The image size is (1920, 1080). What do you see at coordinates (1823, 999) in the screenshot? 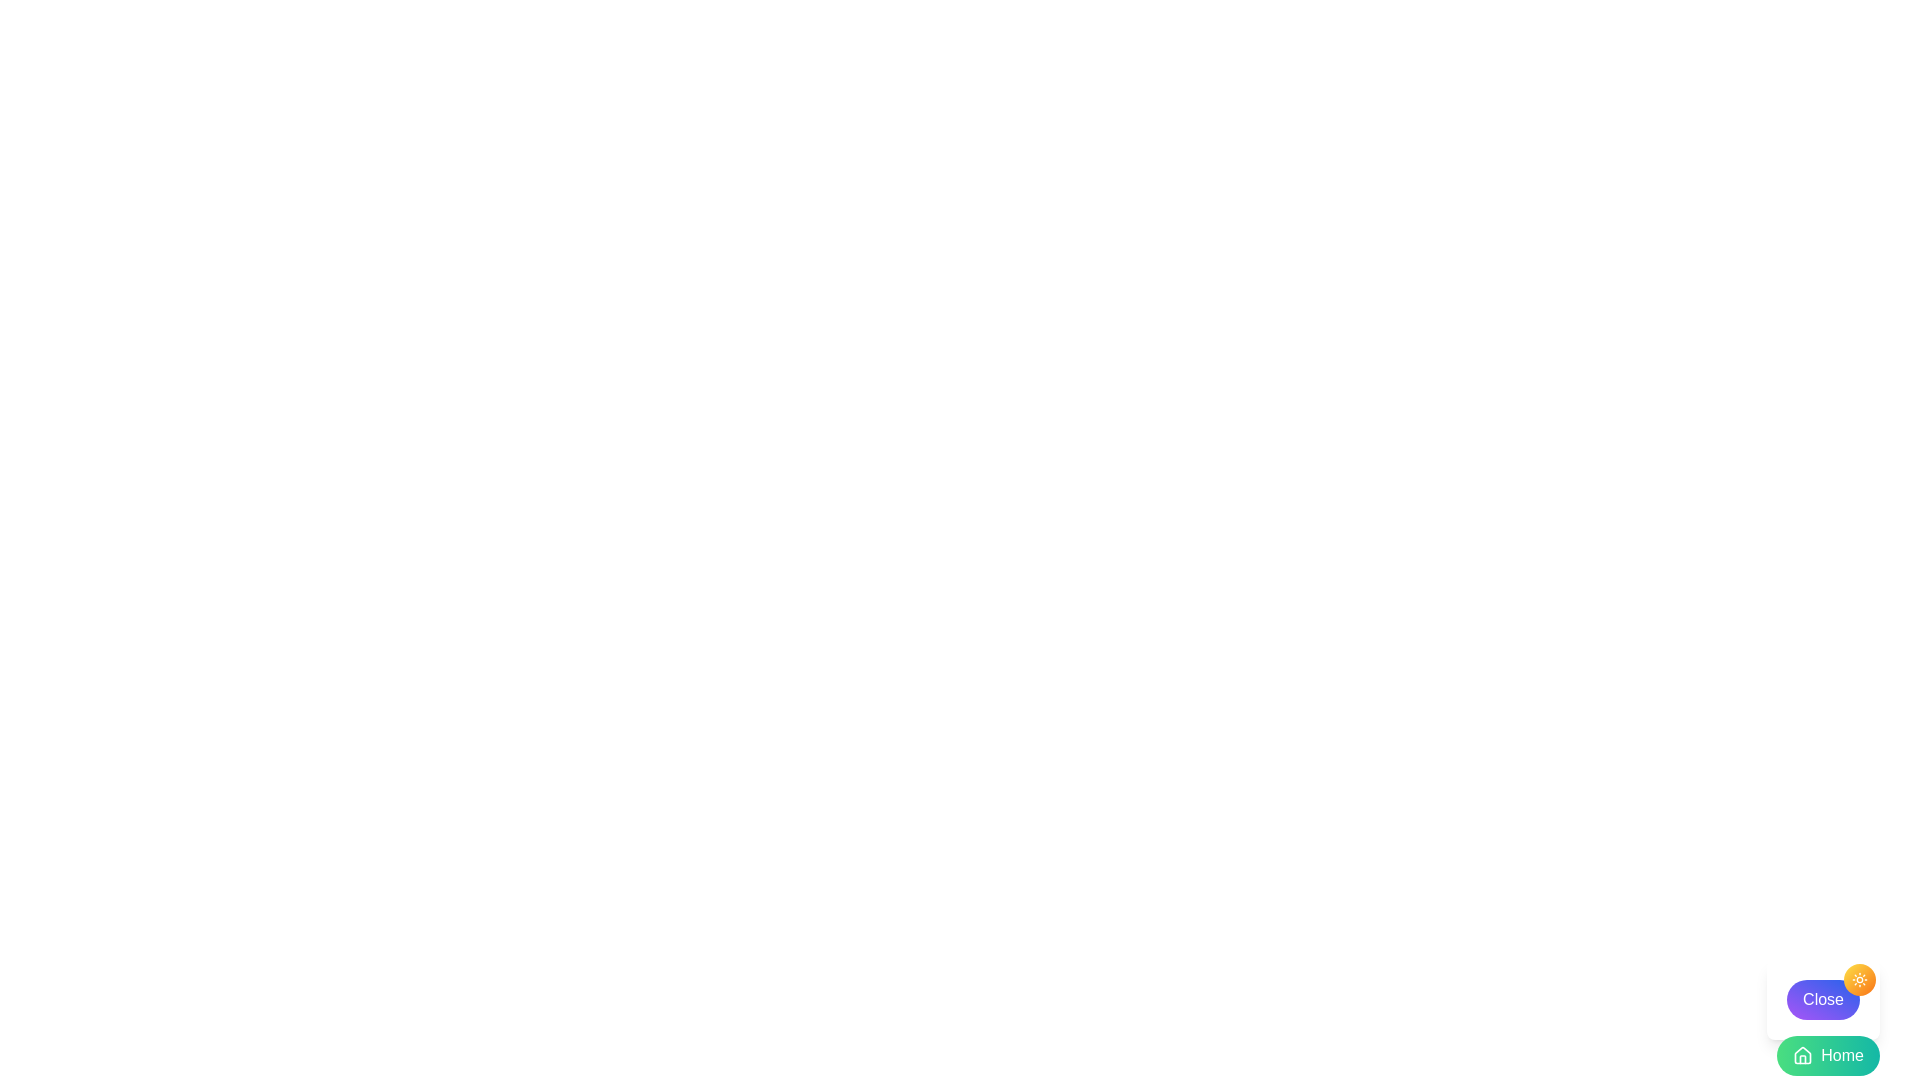
I see `the close button located at the top right of the white rounded rectangle` at bounding box center [1823, 999].